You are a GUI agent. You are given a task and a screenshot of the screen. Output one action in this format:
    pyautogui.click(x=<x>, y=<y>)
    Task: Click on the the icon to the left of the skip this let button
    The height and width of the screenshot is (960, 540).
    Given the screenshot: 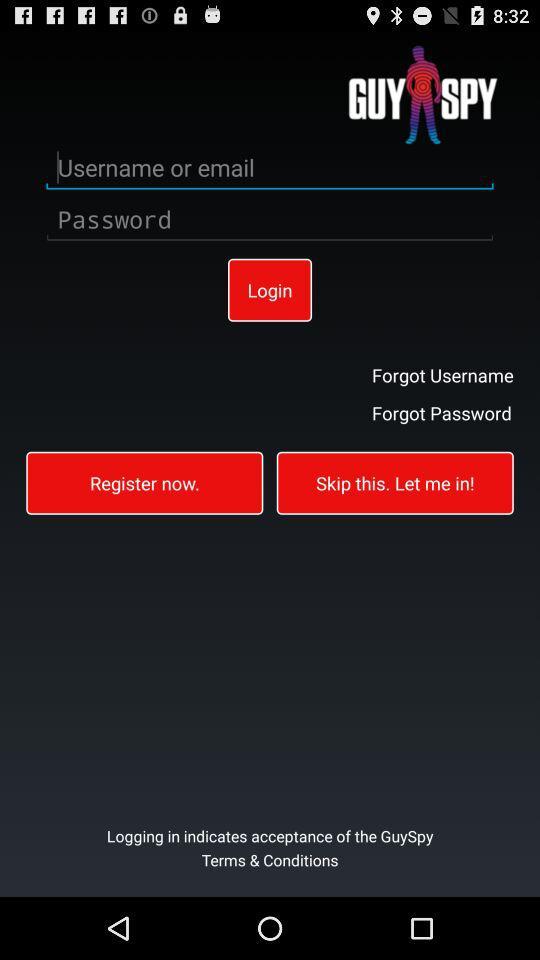 What is the action you would take?
    pyautogui.click(x=143, y=481)
    